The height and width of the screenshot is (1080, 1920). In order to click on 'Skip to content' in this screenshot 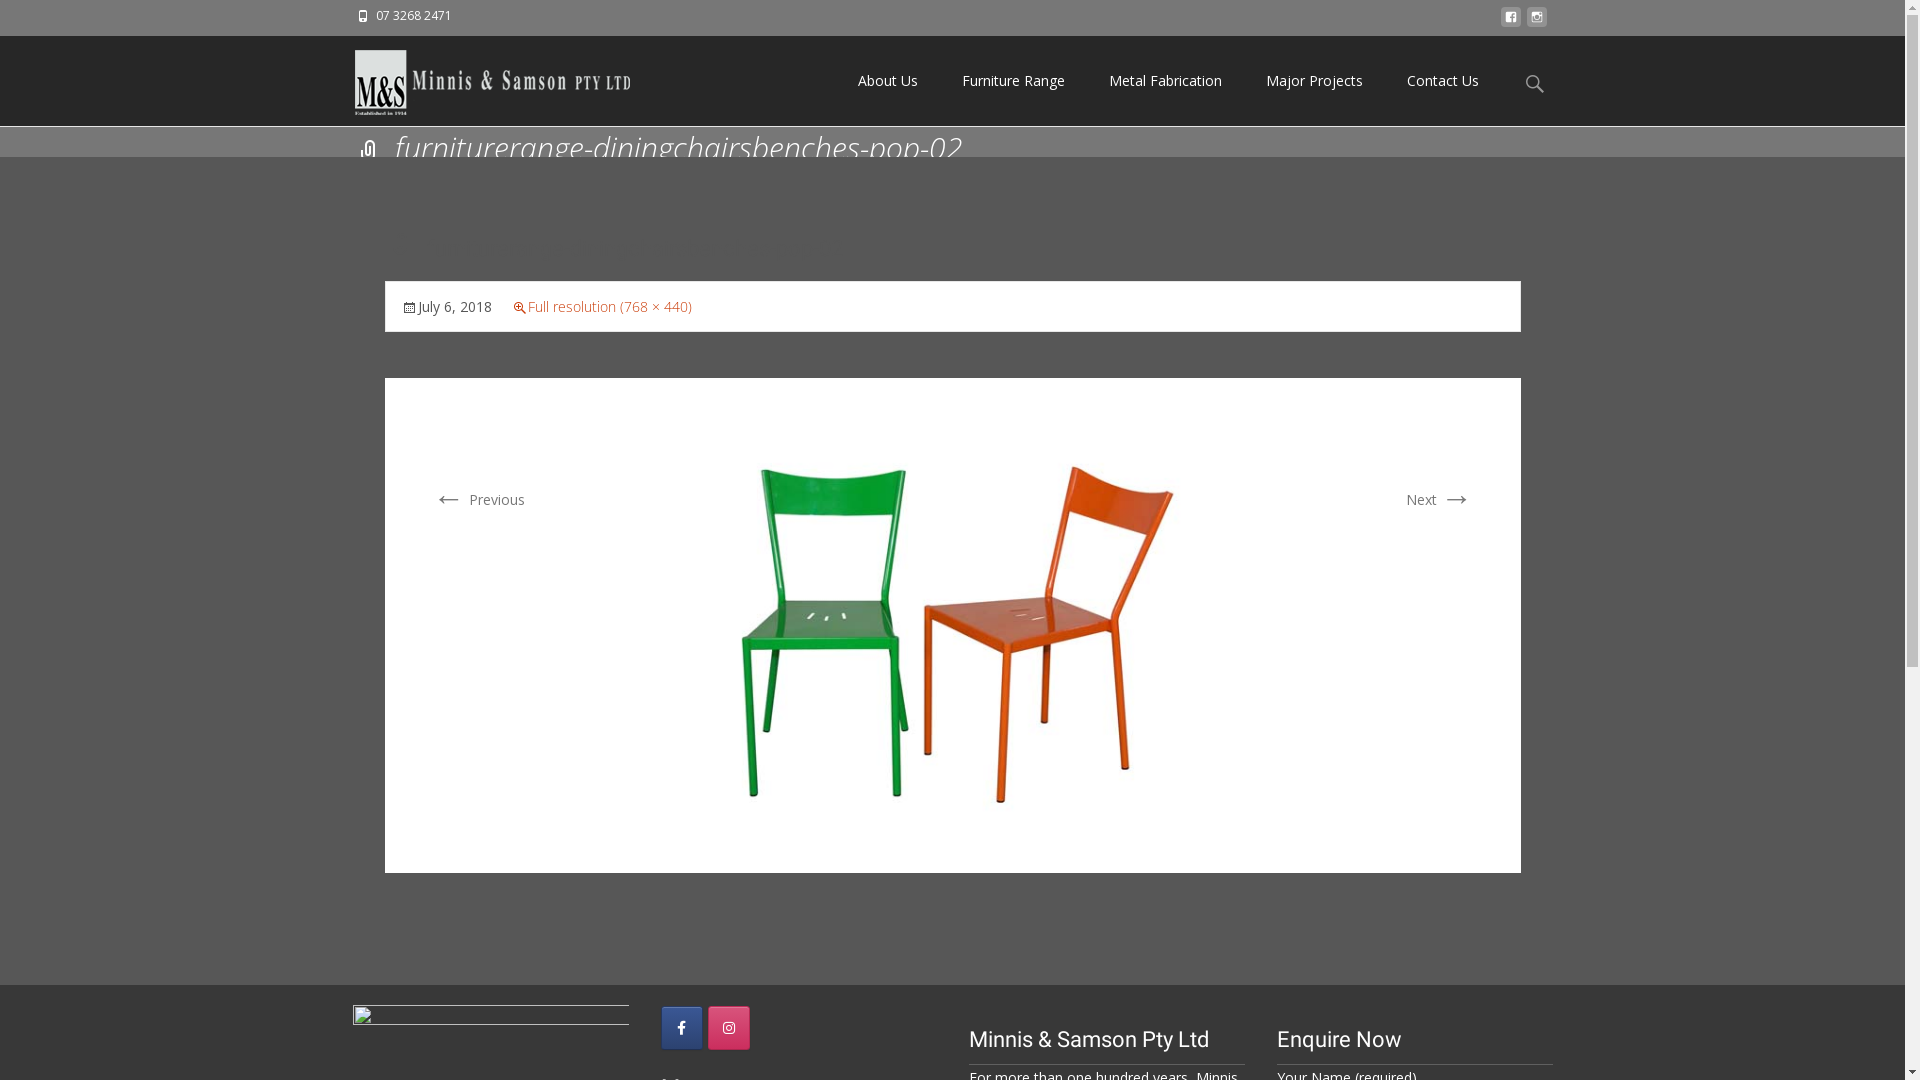, I will do `click(835, 35)`.